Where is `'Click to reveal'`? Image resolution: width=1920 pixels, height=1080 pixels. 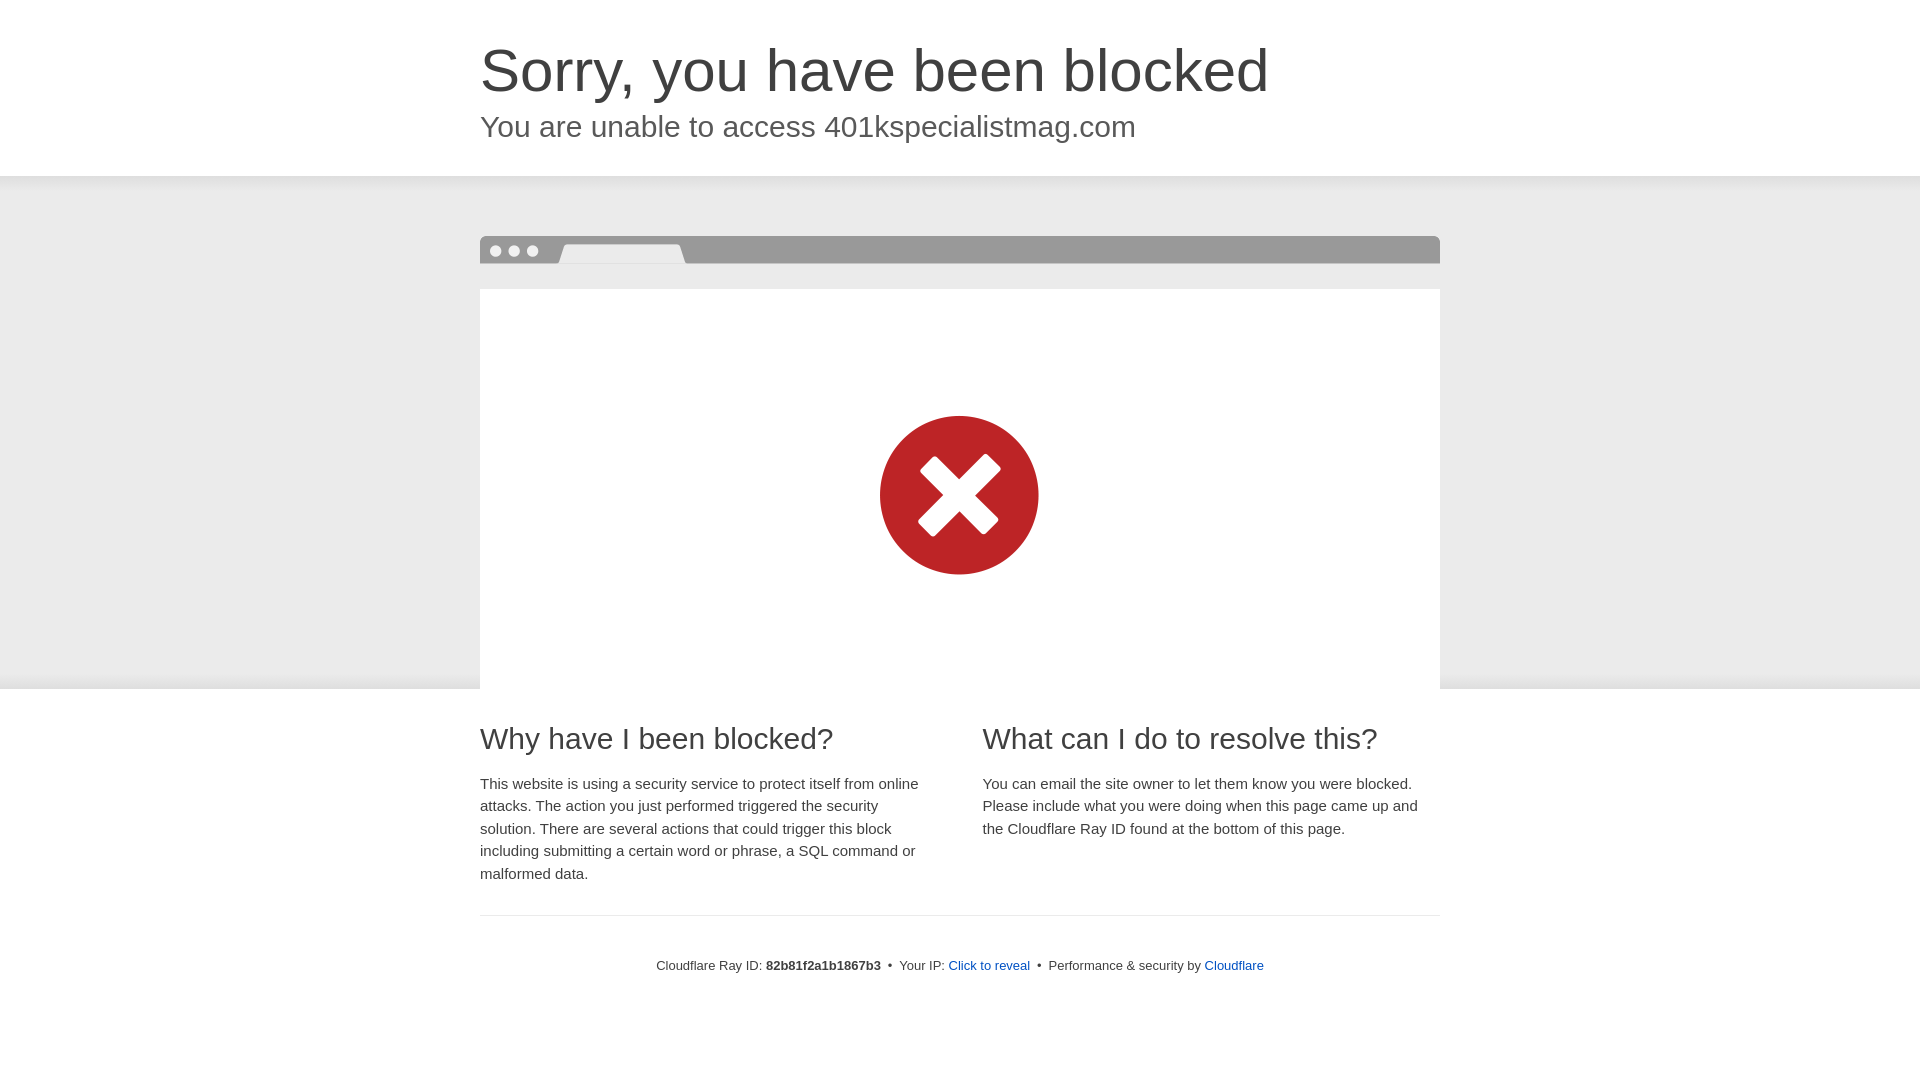 'Click to reveal' is located at coordinates (989, 964).